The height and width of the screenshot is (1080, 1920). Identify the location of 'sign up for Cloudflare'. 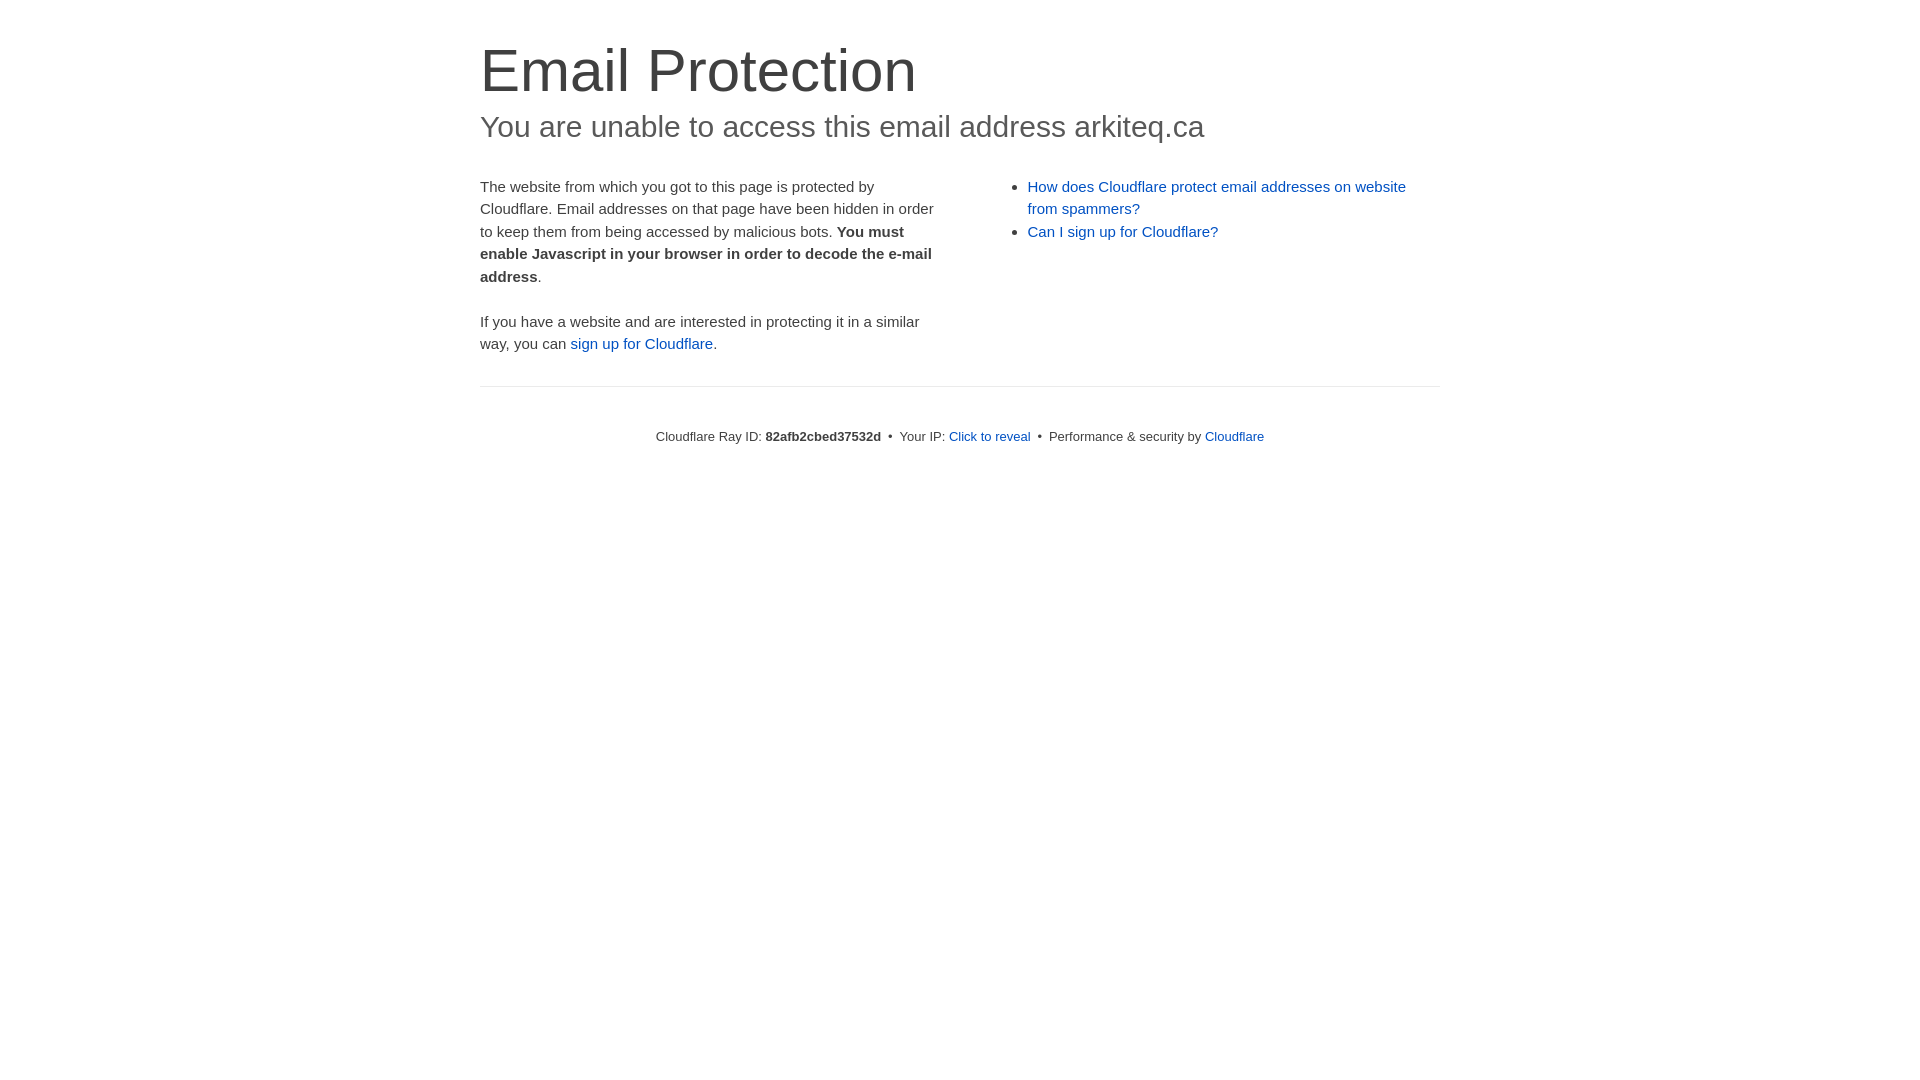
(642, 342).